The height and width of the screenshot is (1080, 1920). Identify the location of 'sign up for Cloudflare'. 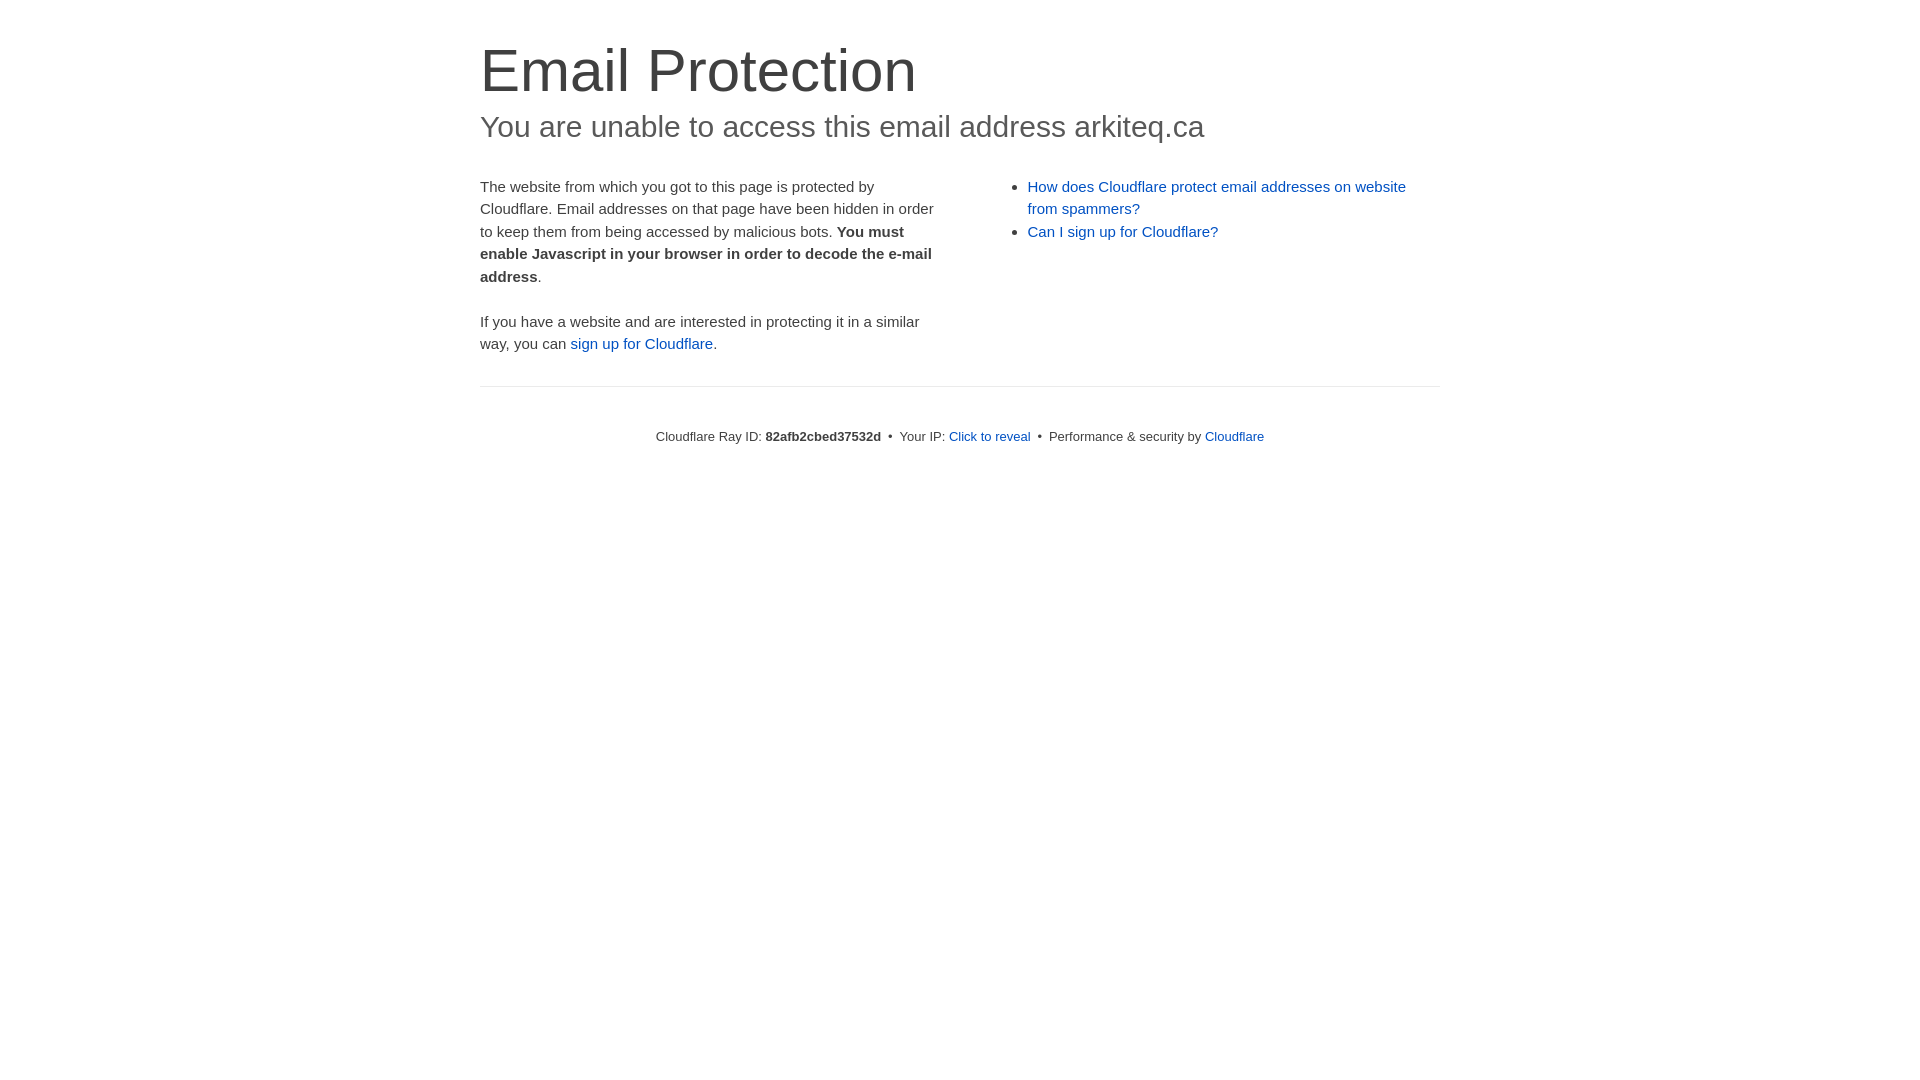
(642, 342).